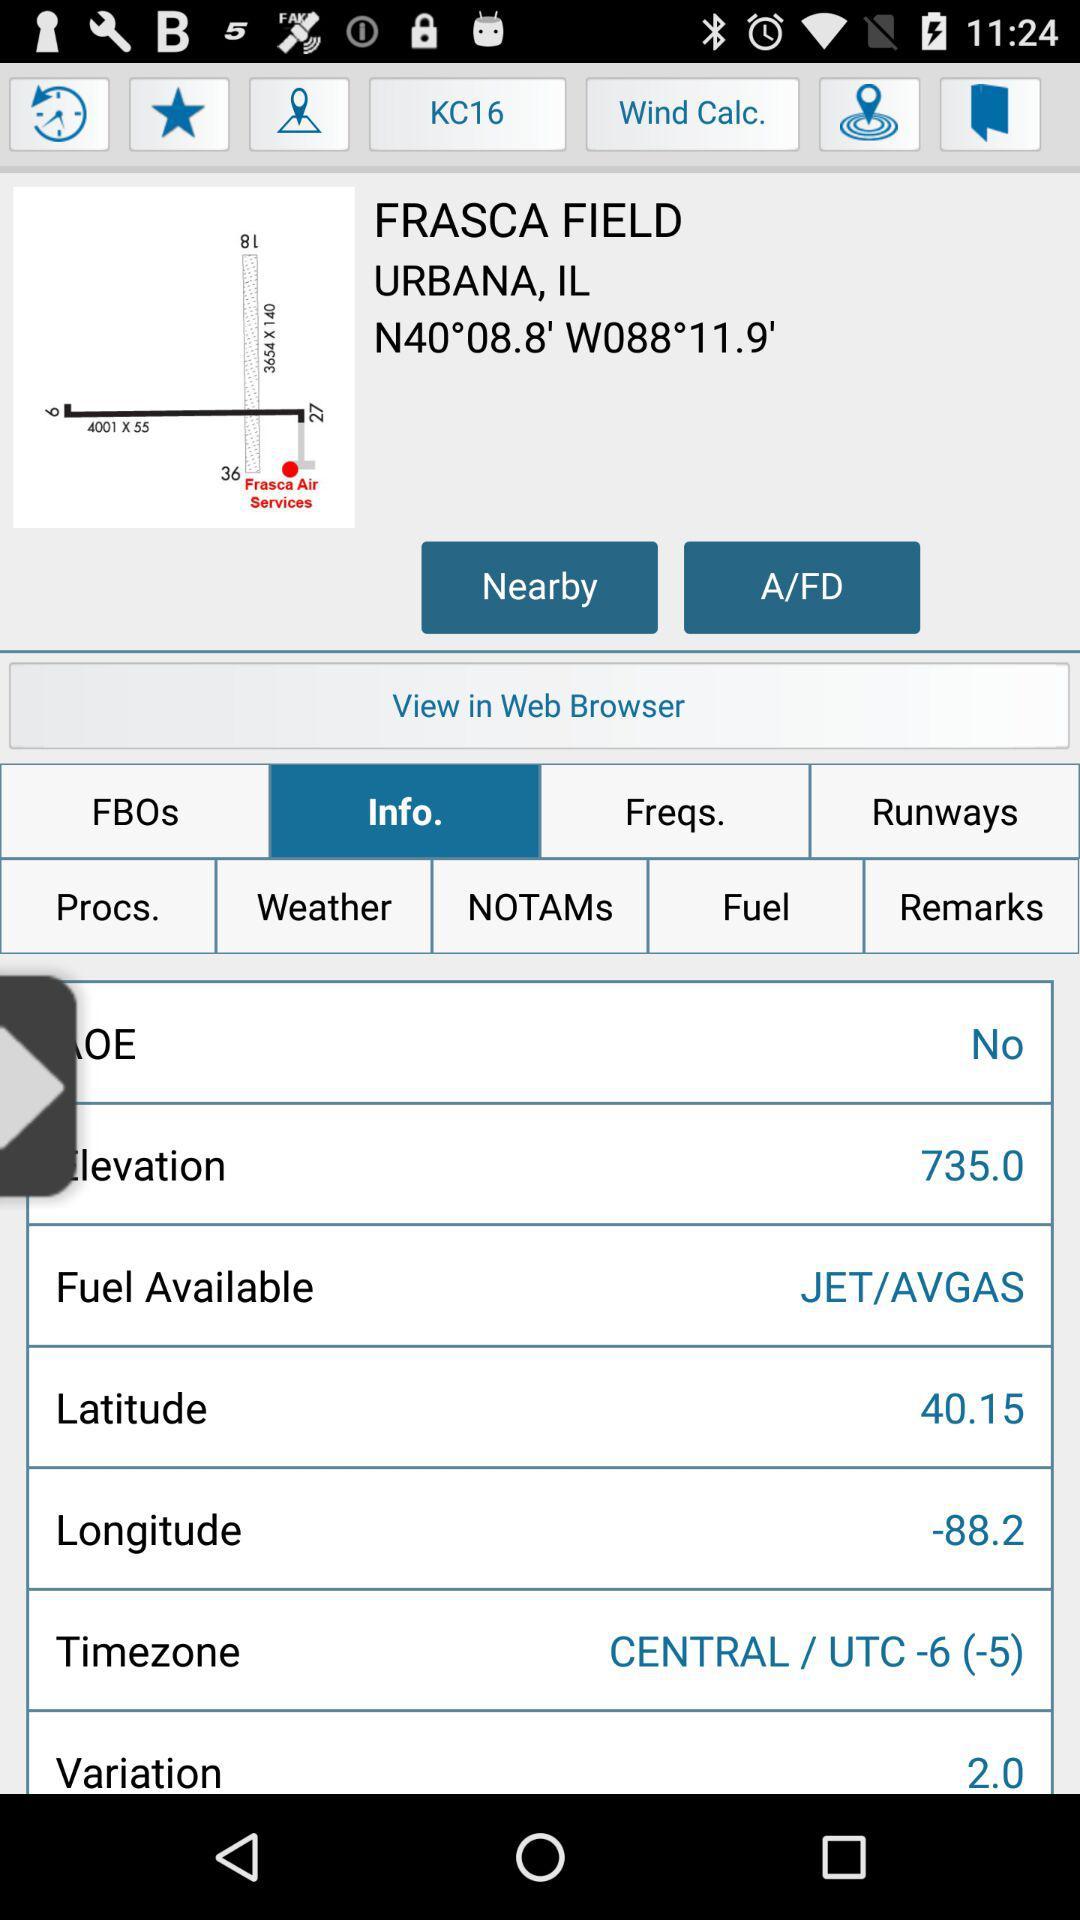 This screenshot has width=1080, height=1920. Describe the element at coordinates (184, 357) in the screenshot. I see `icon to the left of frasca field` at that location.